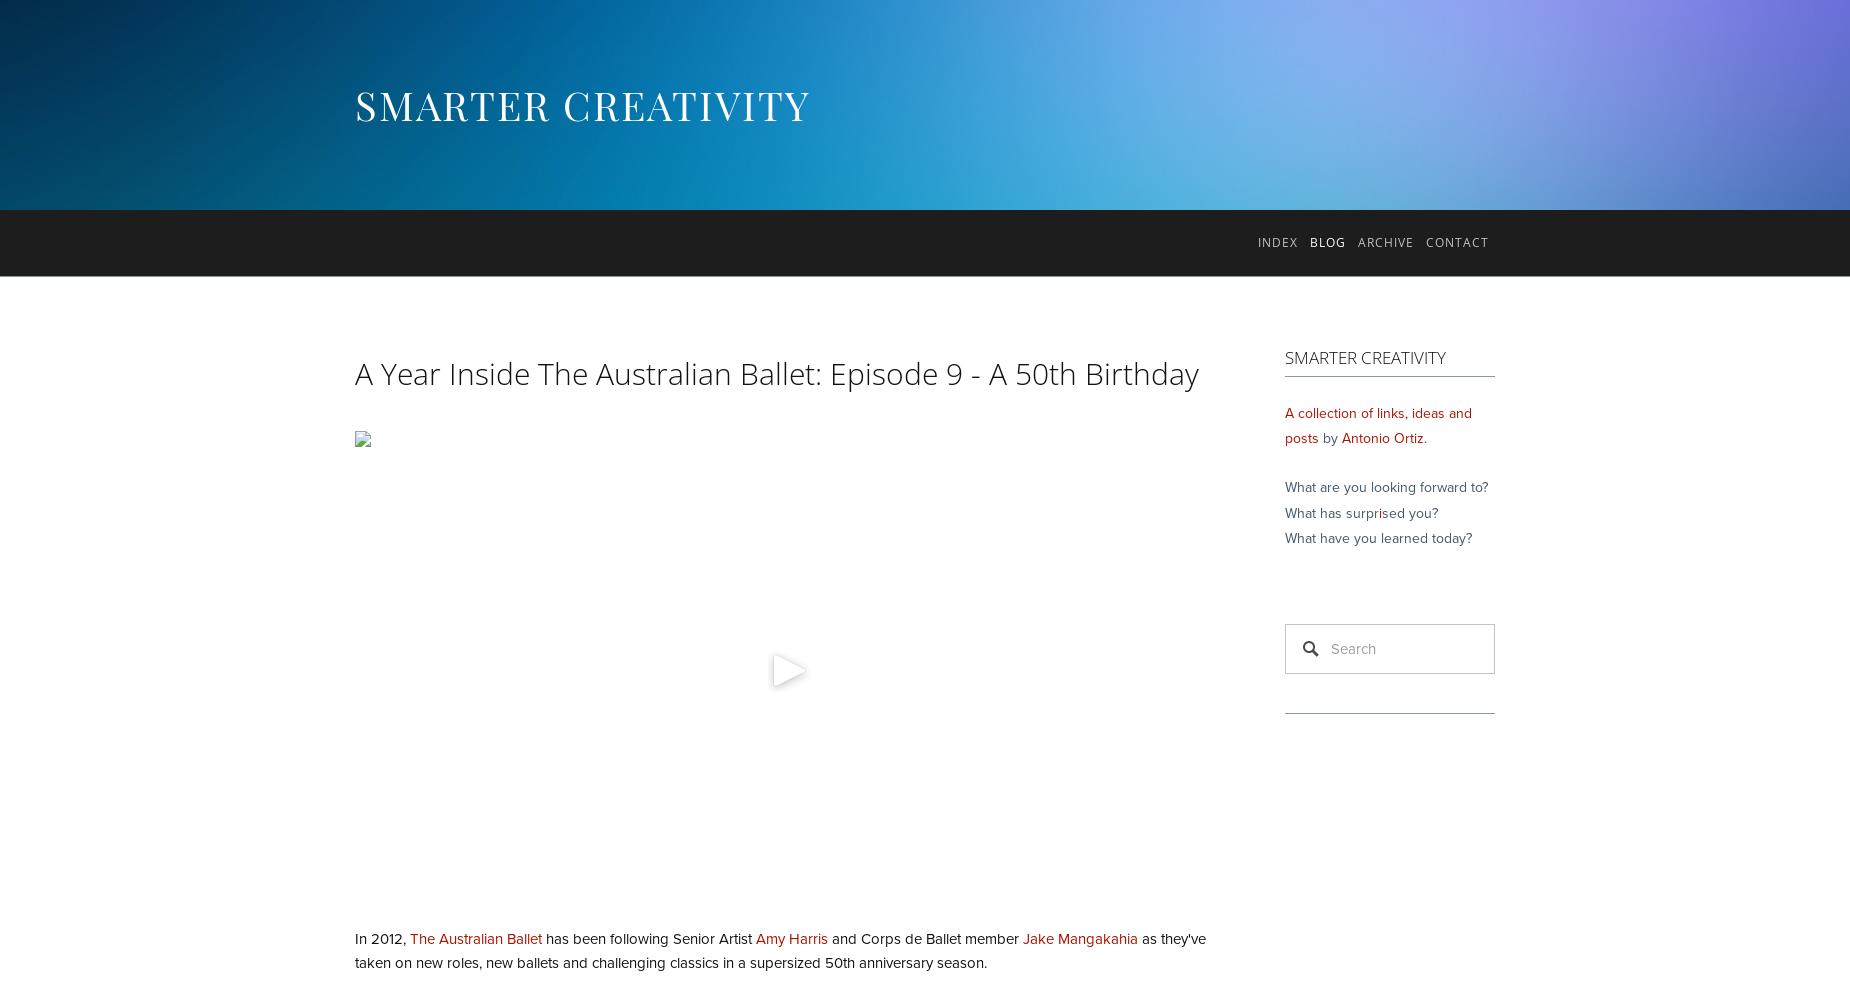 The width and height of the screenshot is (1850, 1000). Describe the element at coordinates (925, 938) in the screenshot. I see `'and Corps de Ballet member'` at that location.